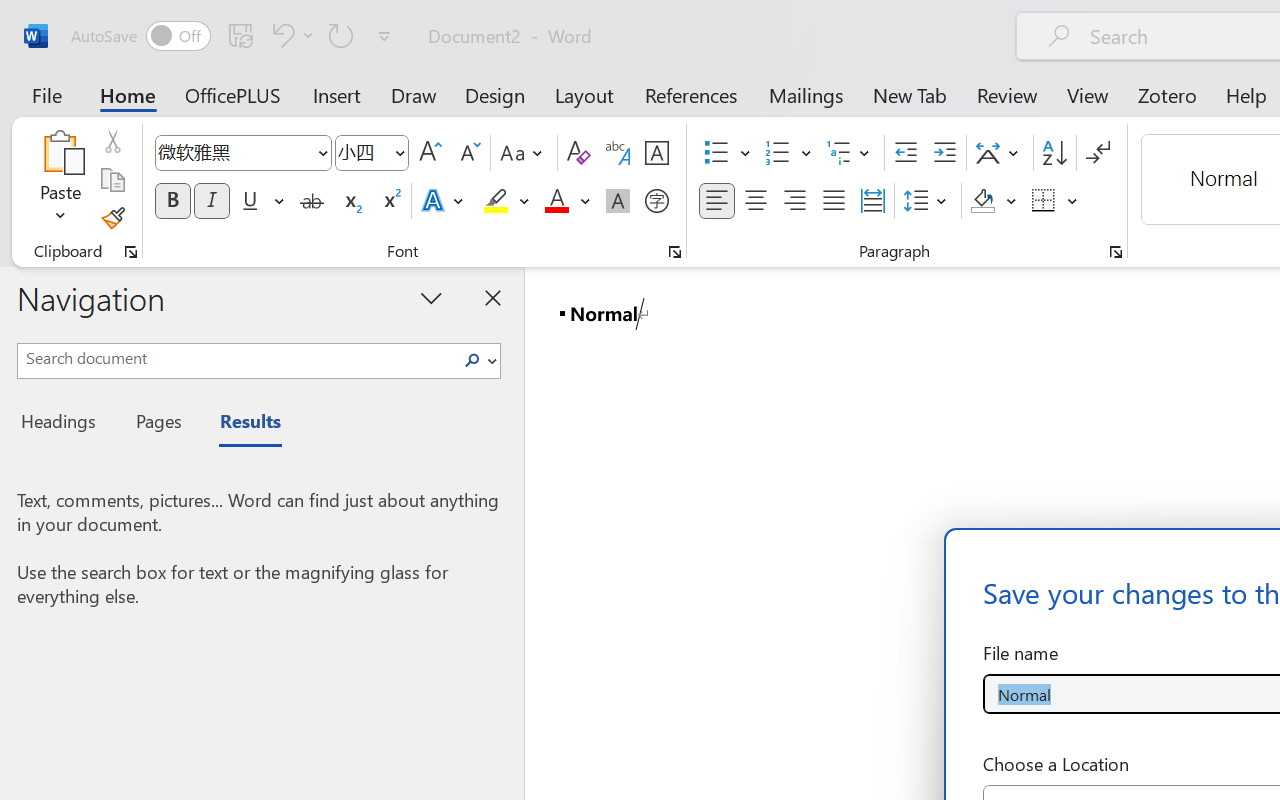 The height and width of the screenshot is (800, 1280). Describe the element at coordinates (212, 201) in the screenshot. I see `'Italic'` at that location.